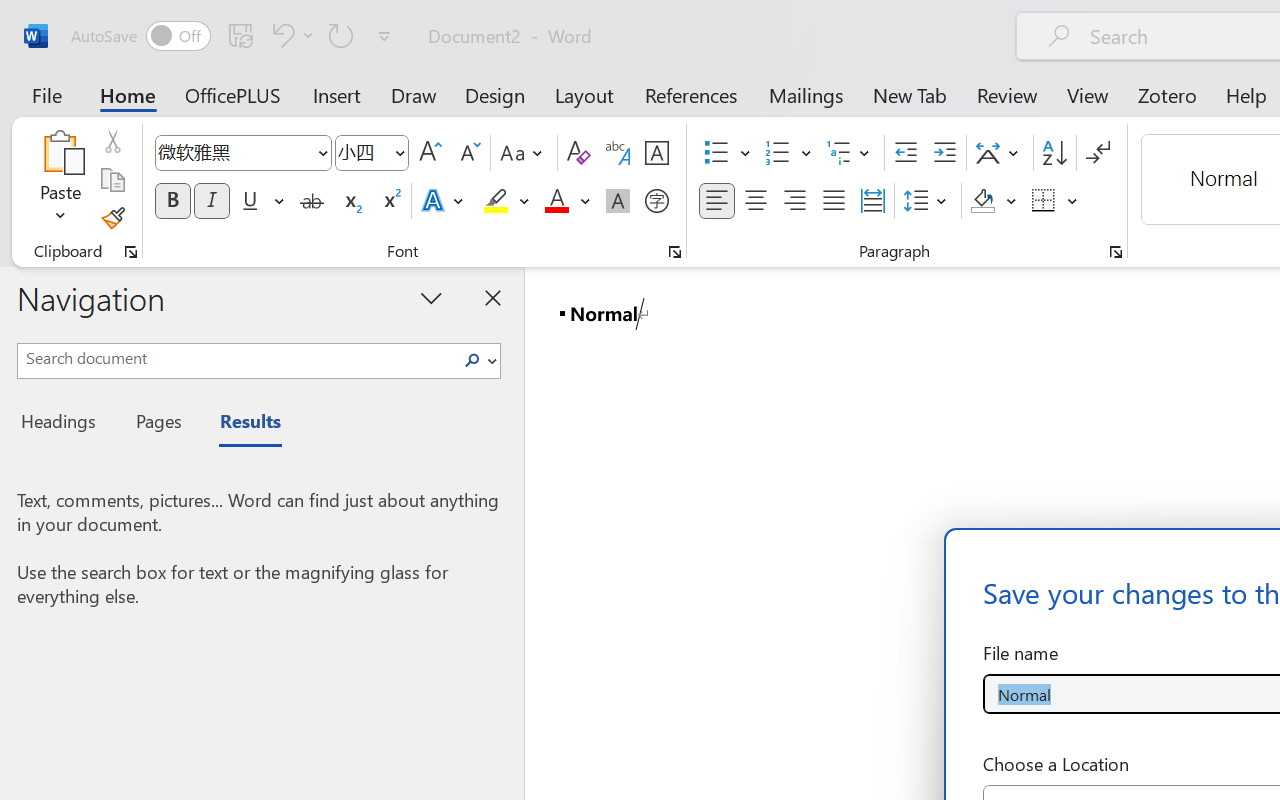 The height and width of the screenshot is (800, 1280). Describe the element at coordinates (212, 201) in the screenshot. I see `'Italic'` at that location.